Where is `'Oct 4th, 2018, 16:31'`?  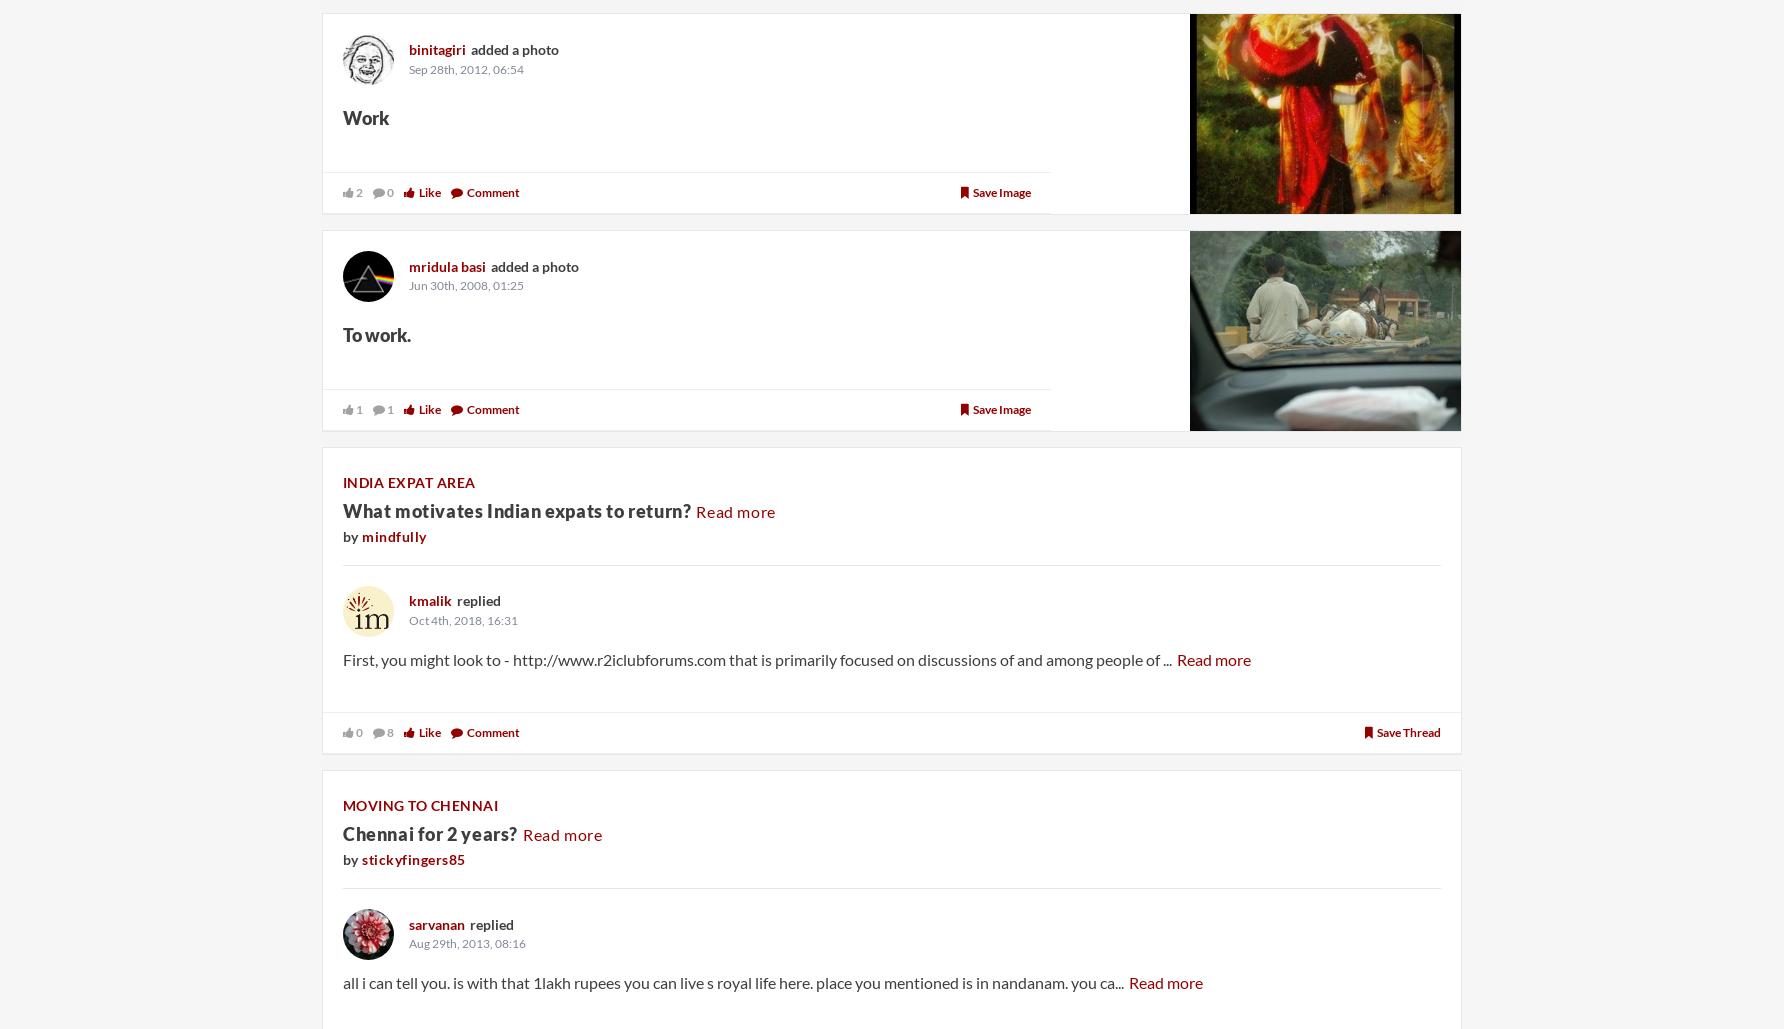 'Oct 4th, 2018, 16:31' is located at coordinates (463, 620).